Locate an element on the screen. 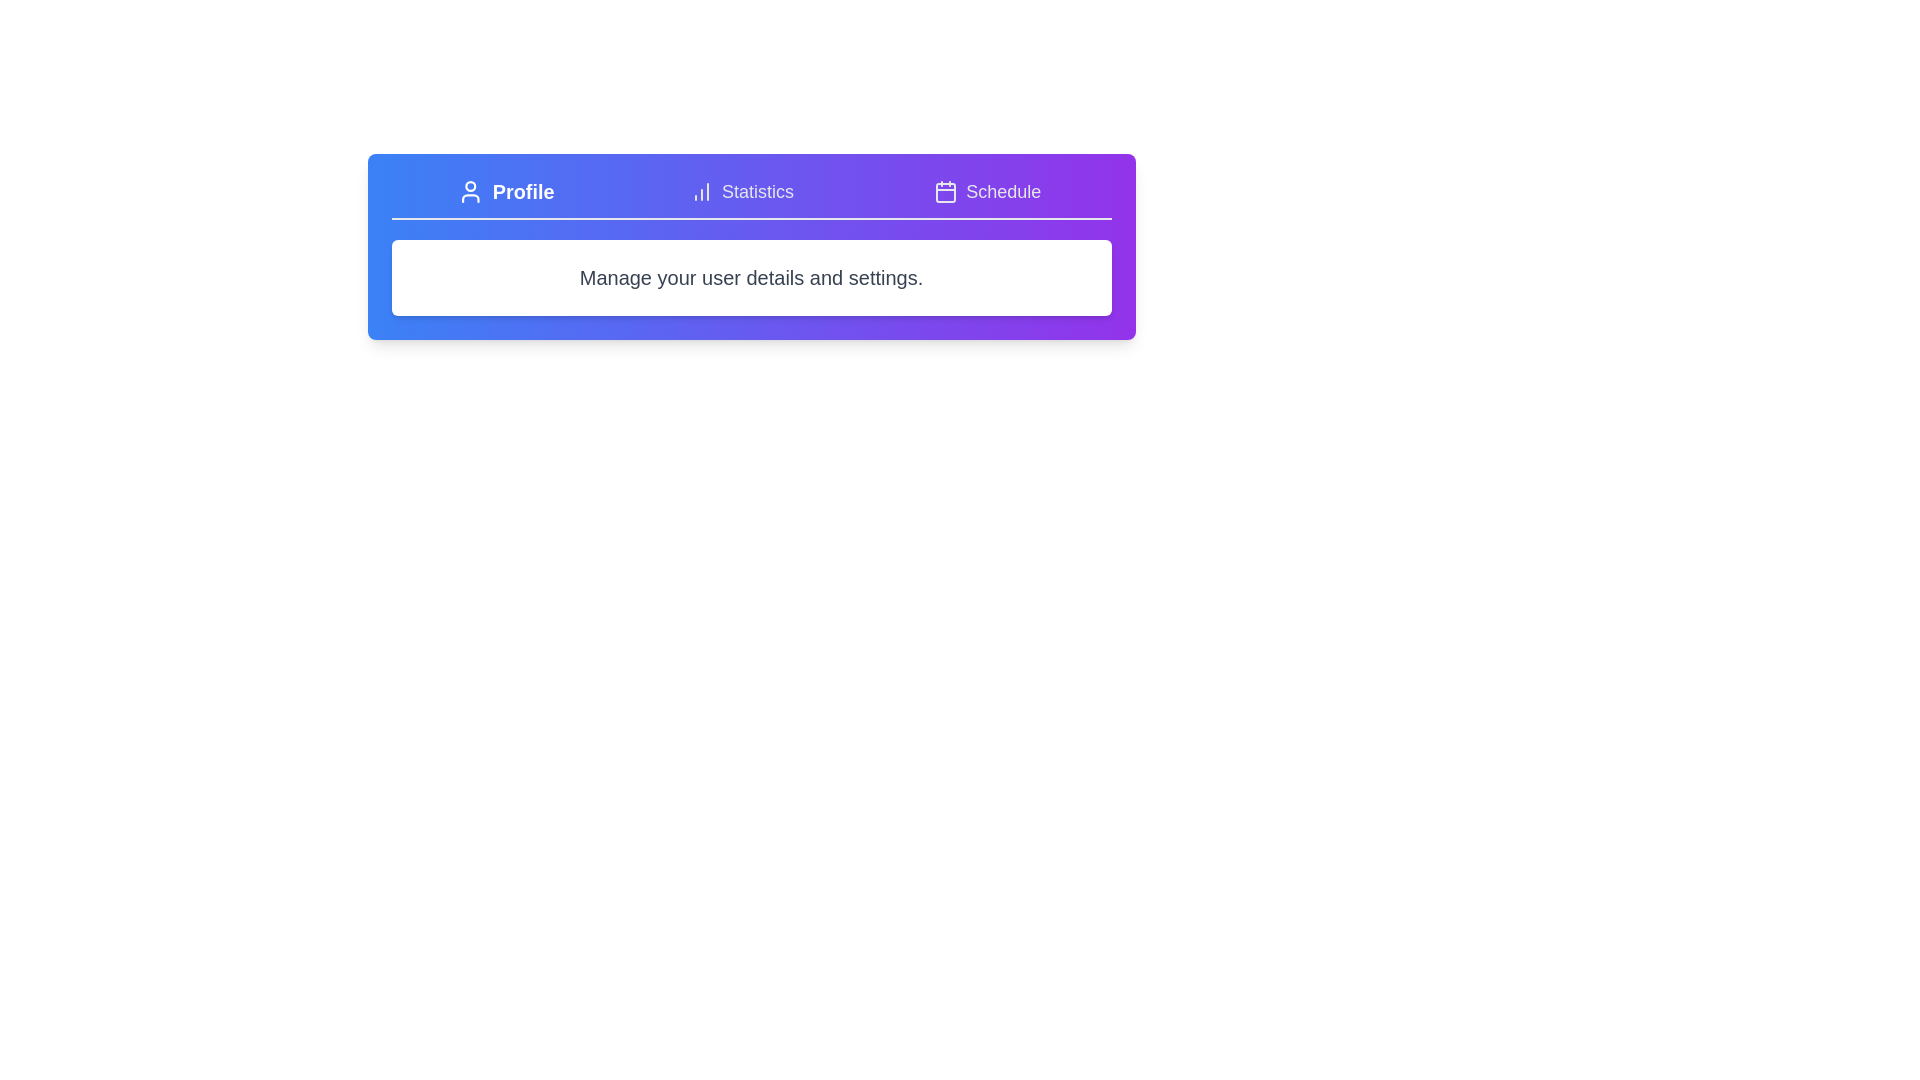  the Profile tab is located at coordinates (504, 192).